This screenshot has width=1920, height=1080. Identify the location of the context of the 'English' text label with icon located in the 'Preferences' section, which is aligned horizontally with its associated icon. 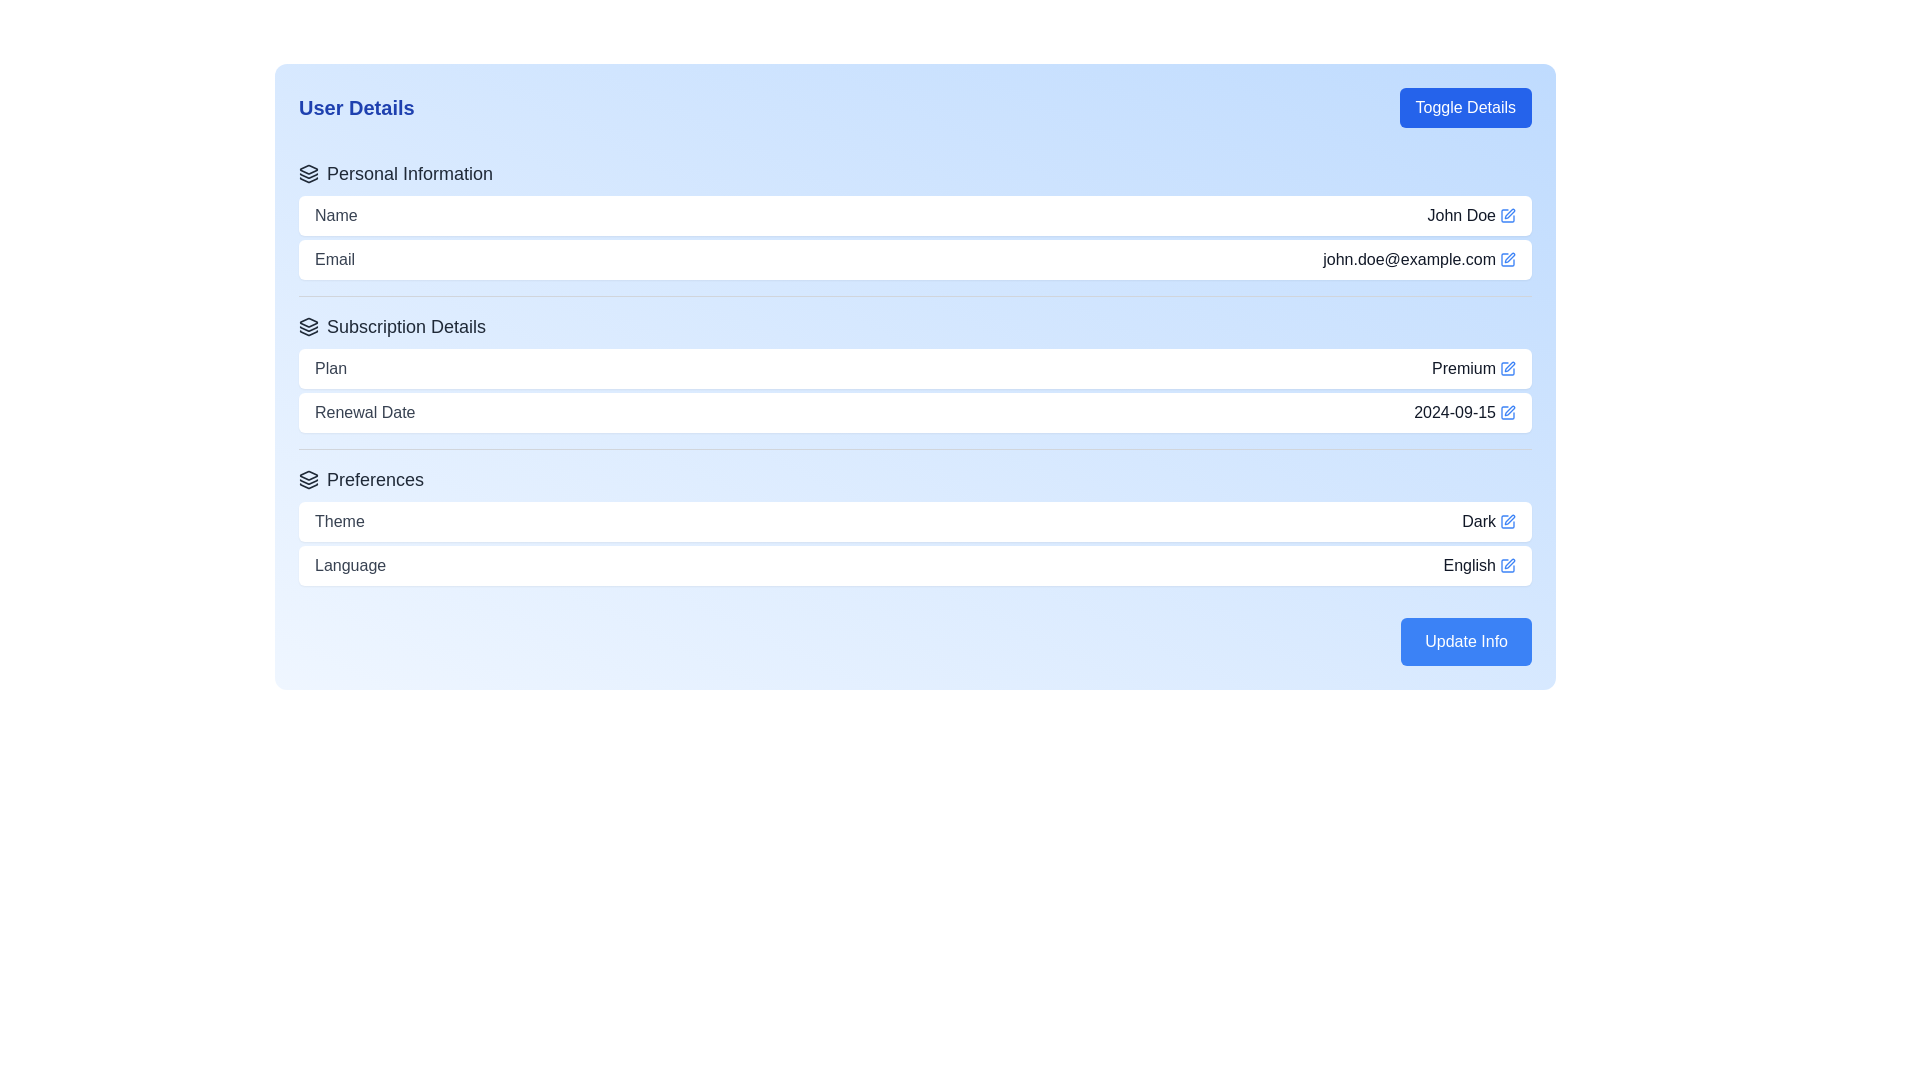
(1479, 566).